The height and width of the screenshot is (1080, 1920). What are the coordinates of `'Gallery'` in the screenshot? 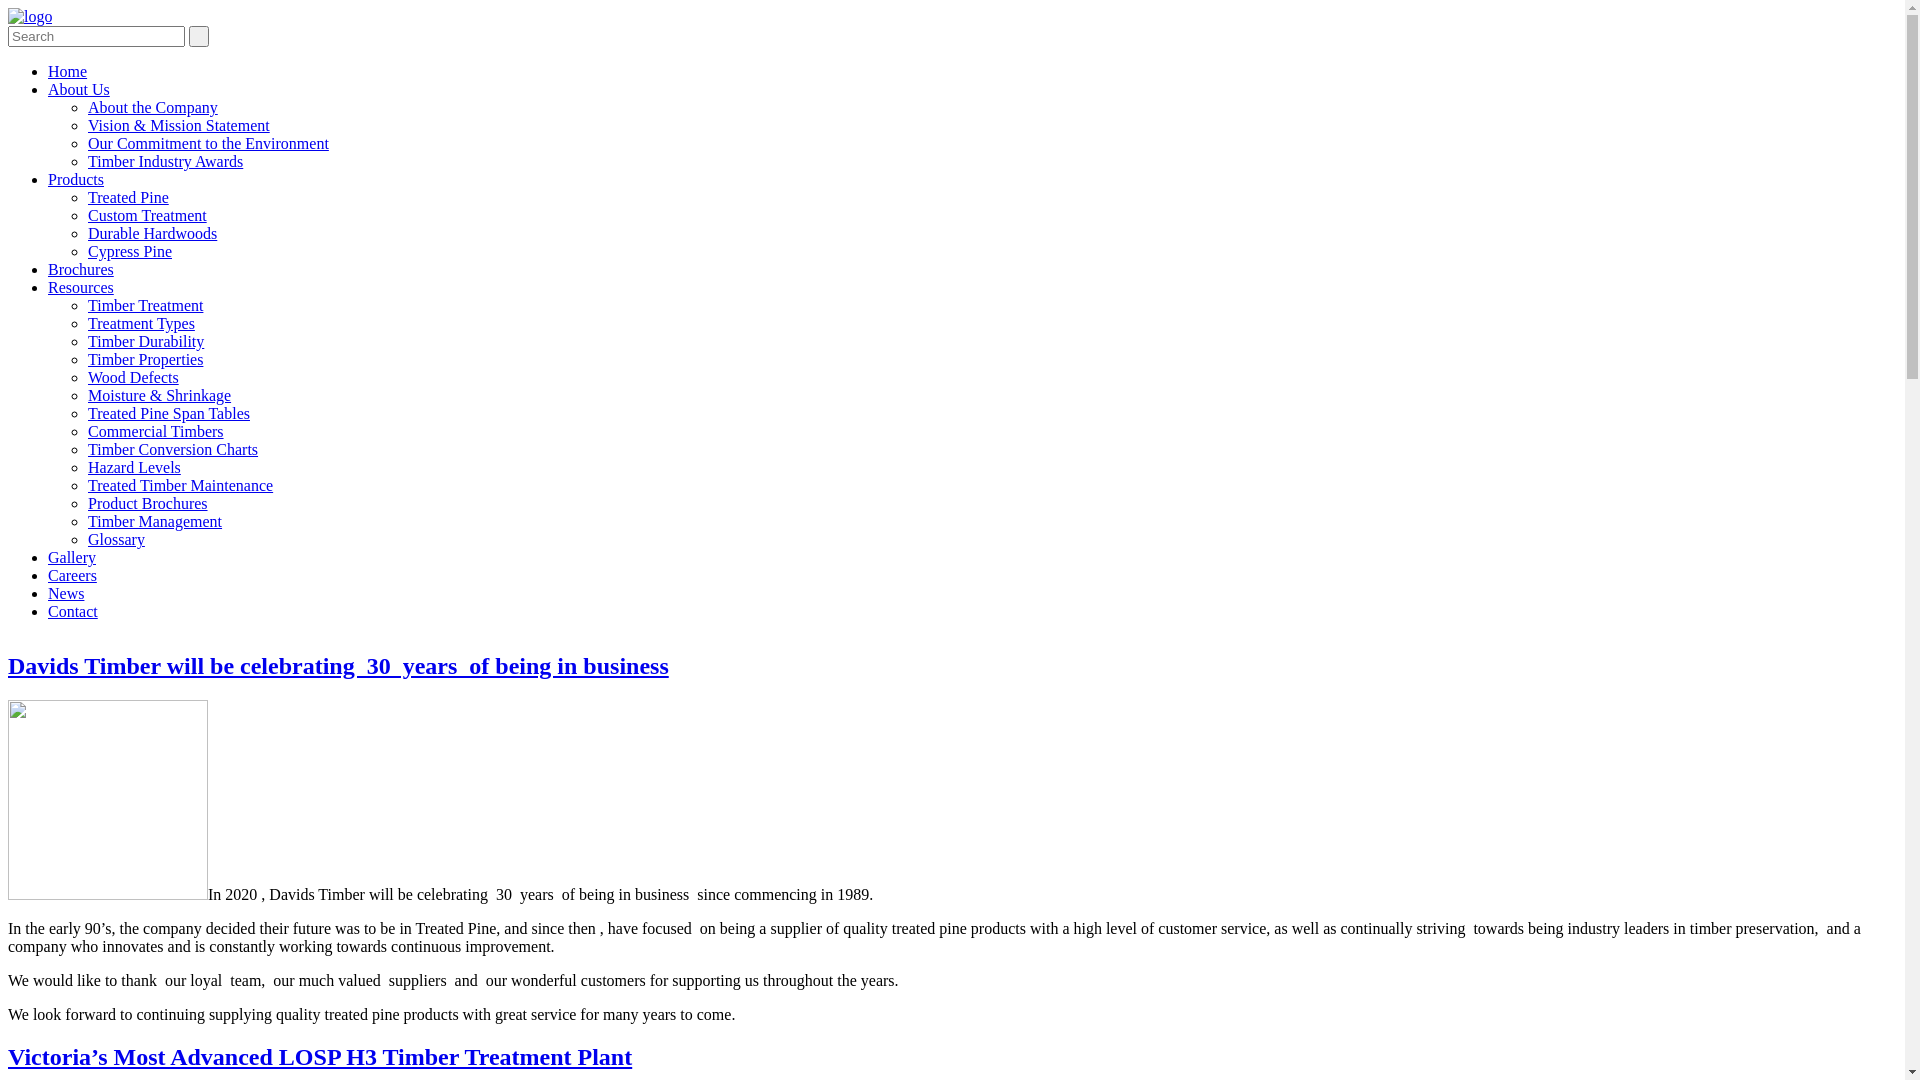 It's located at (72, 557).